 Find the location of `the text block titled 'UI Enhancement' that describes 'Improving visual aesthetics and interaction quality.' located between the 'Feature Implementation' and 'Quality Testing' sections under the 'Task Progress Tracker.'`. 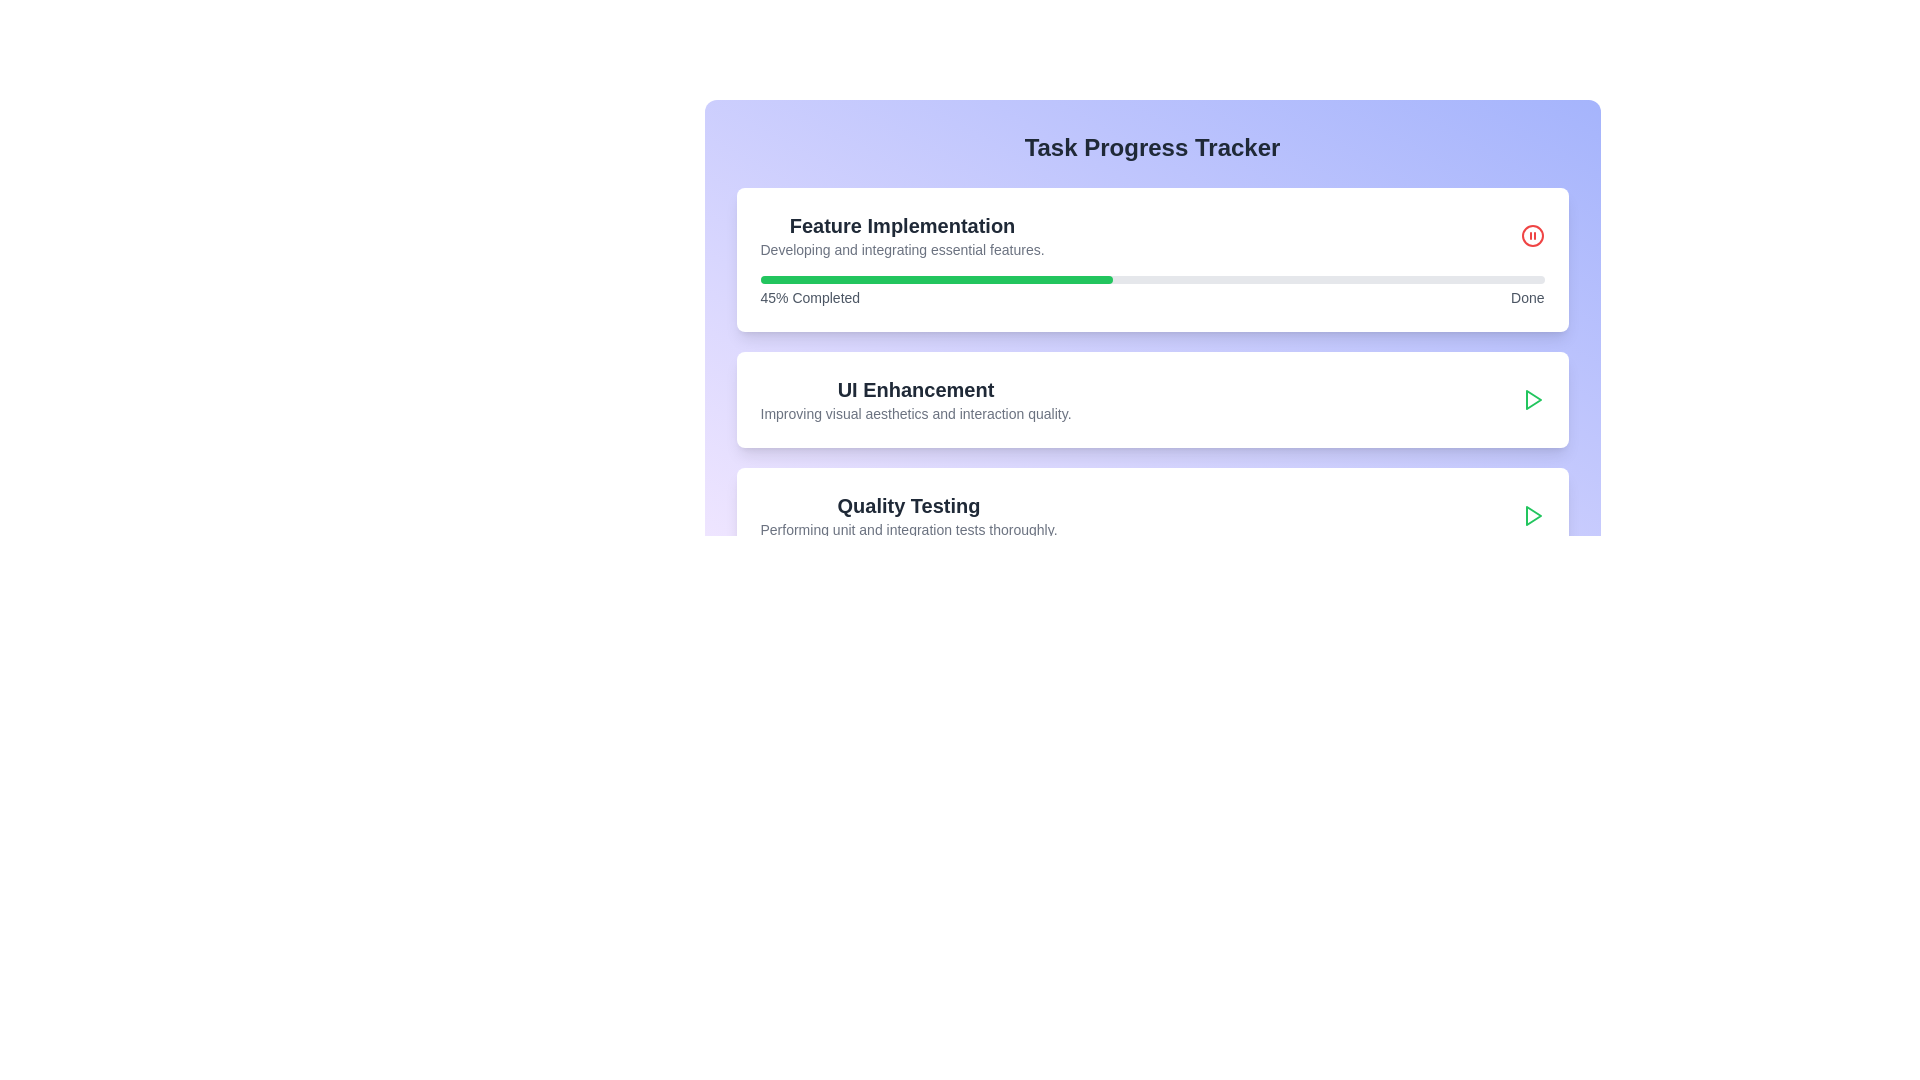

the text block titled 'UI Enhancement' that describes 'Improving visual aesthetics and interaction quality.' located between the 'Feature Implementation' and 'Quality Testing' sections under the 'Task Progress Tracker.' is located at coordinates (915, 400).